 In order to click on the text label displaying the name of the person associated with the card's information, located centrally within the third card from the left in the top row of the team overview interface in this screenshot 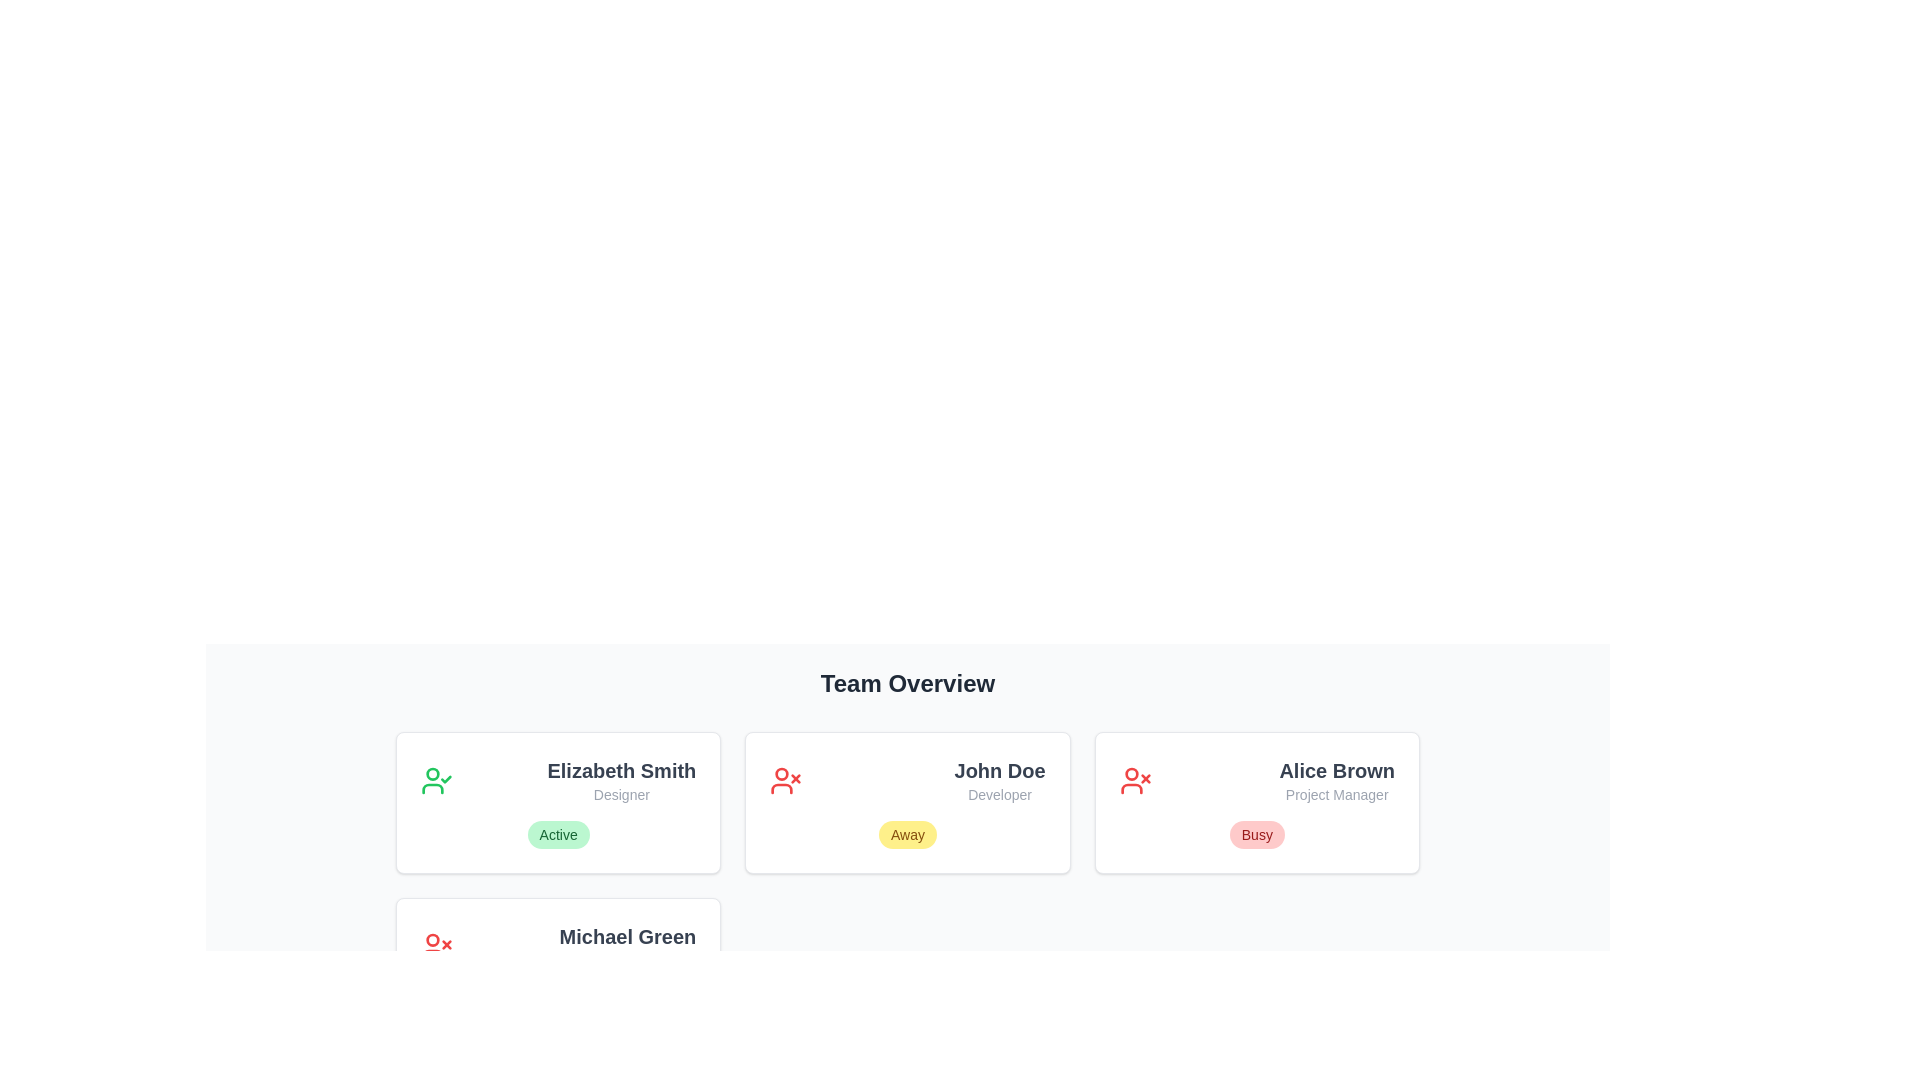, I will do `click(1337, 770)`.